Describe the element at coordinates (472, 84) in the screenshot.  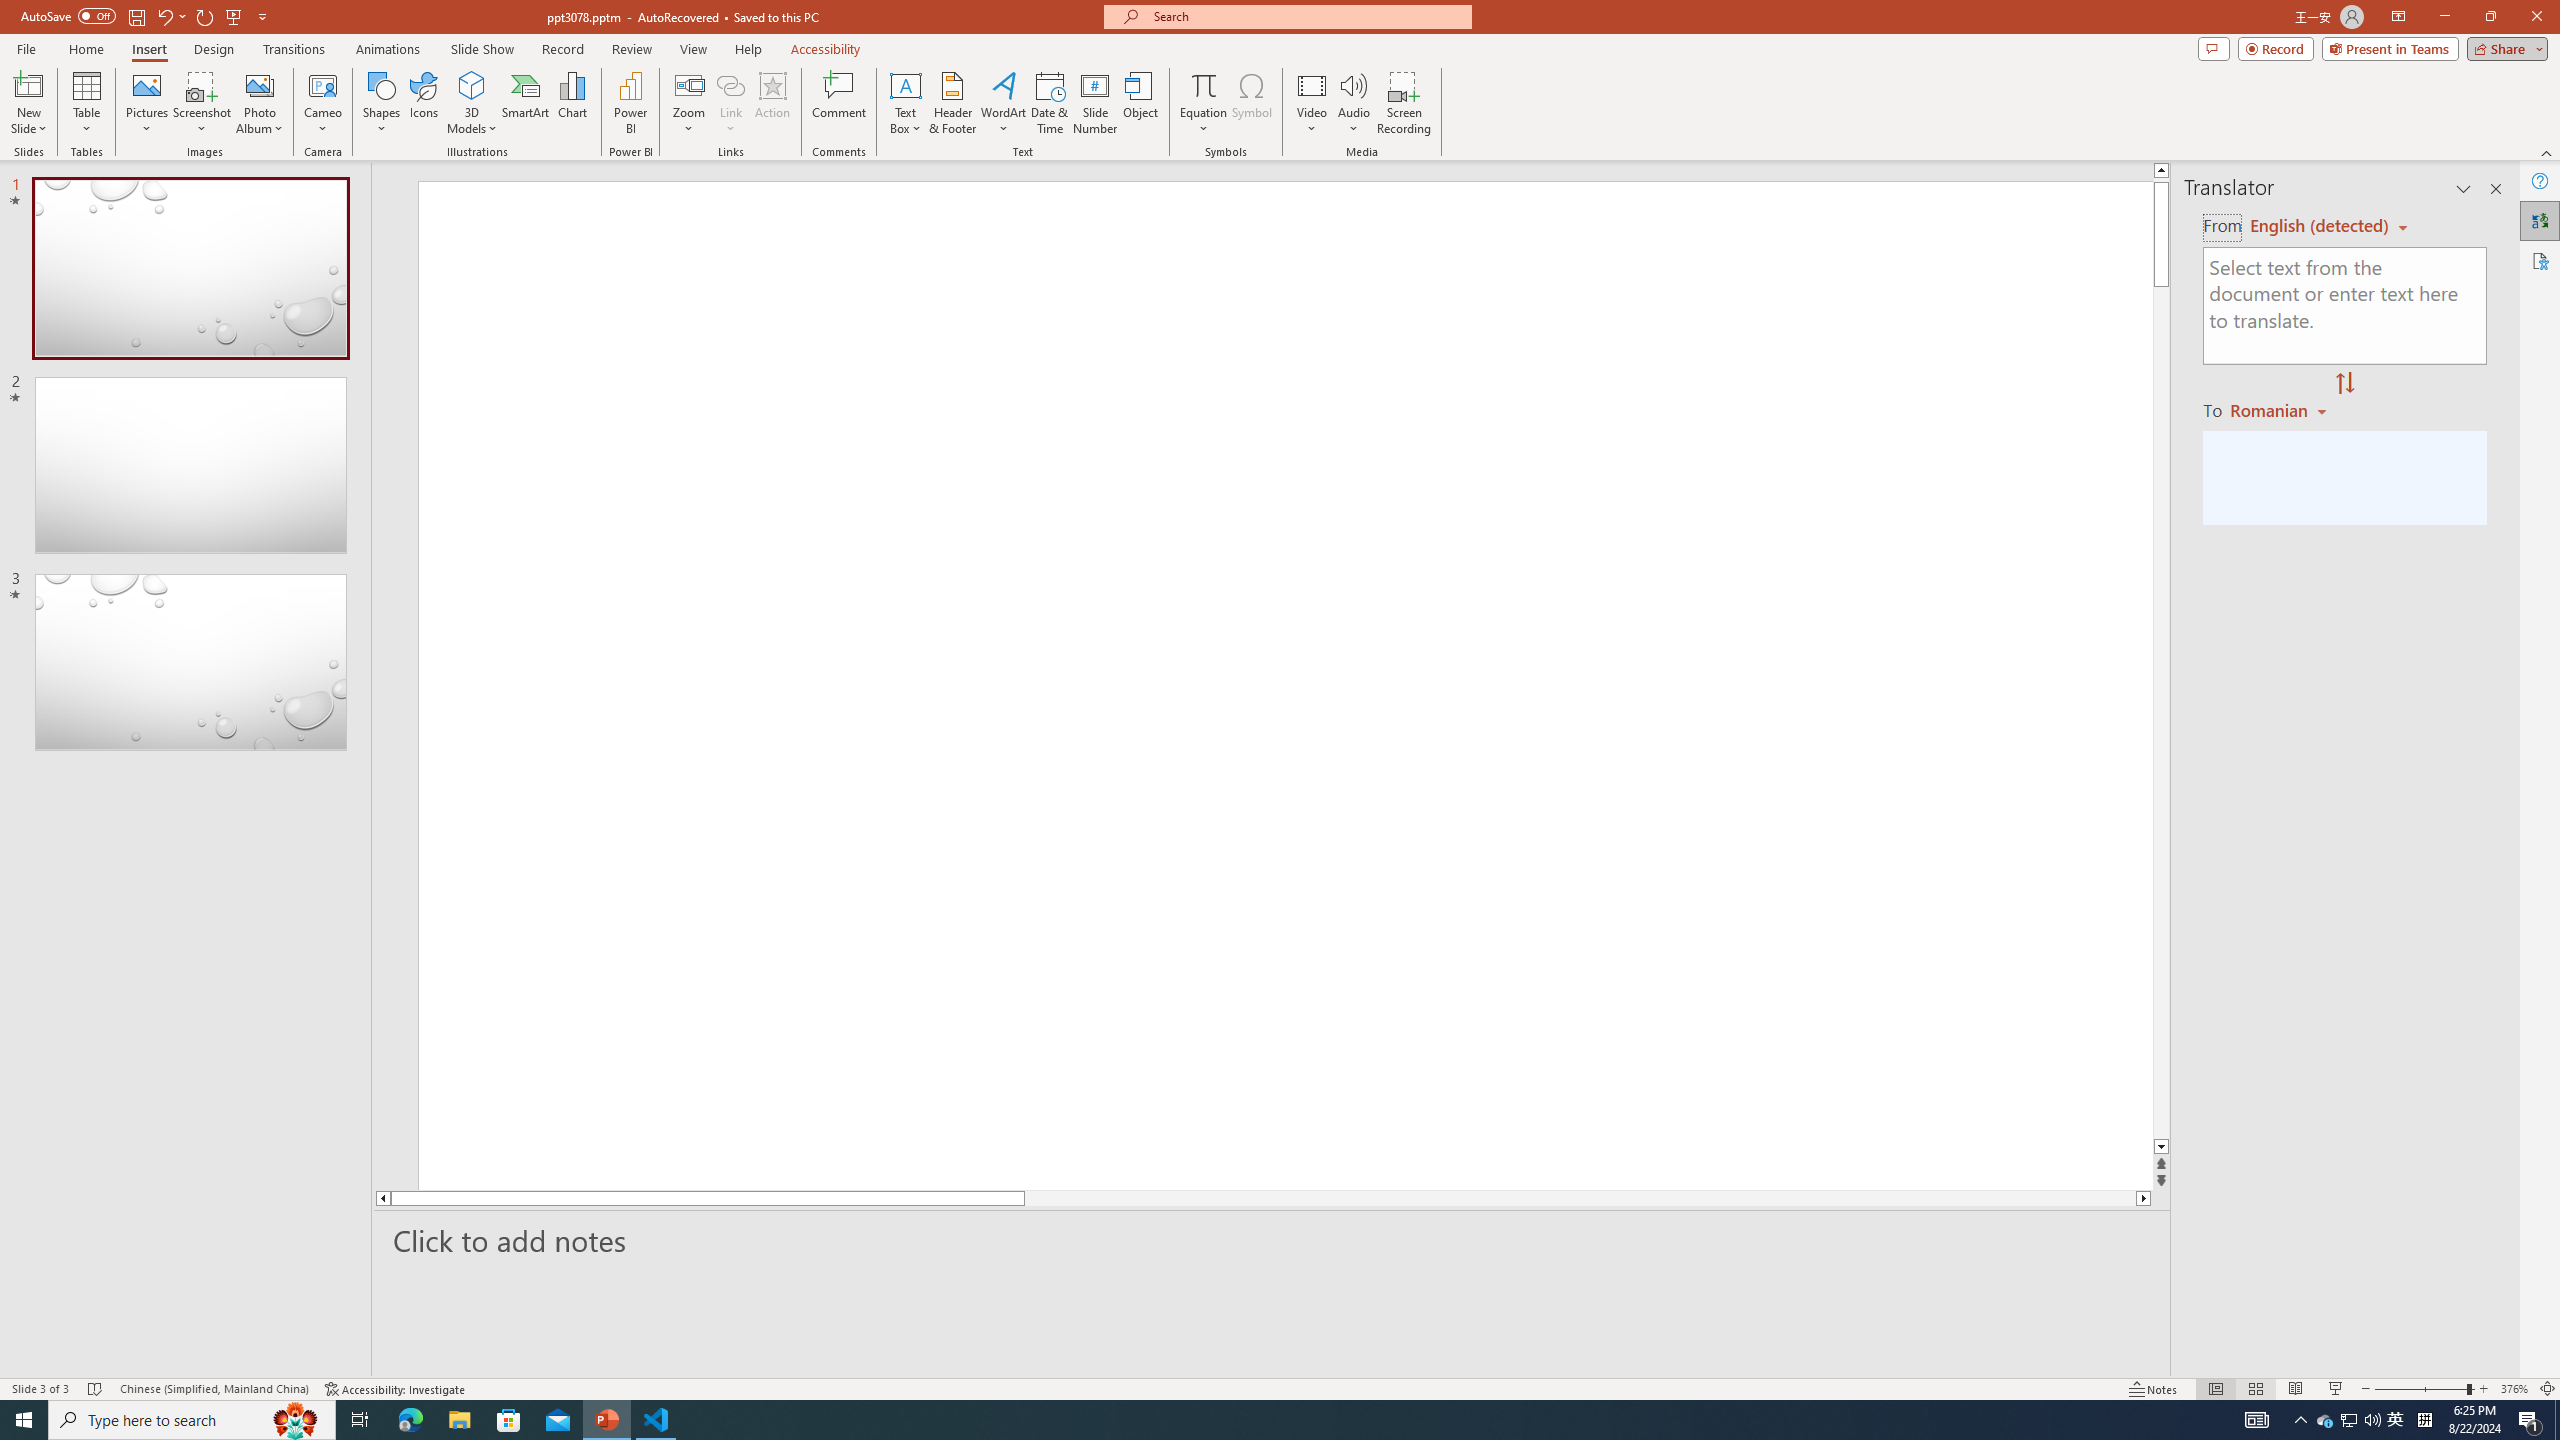
I see `'3D Models'` at that location.